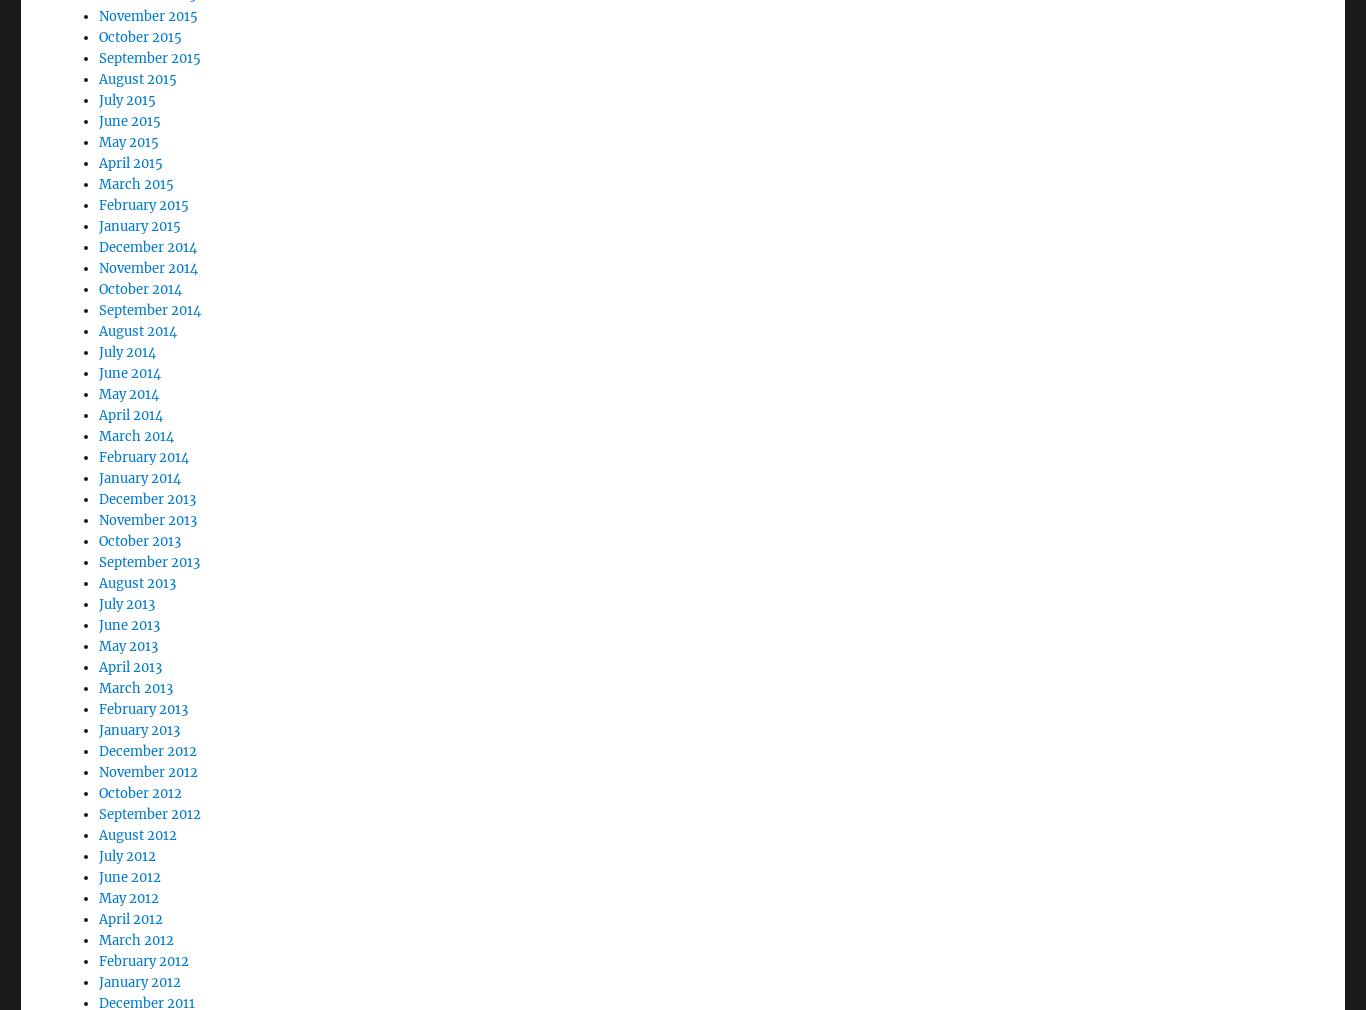  I want to click on 'February 2012', so click(99, 906).